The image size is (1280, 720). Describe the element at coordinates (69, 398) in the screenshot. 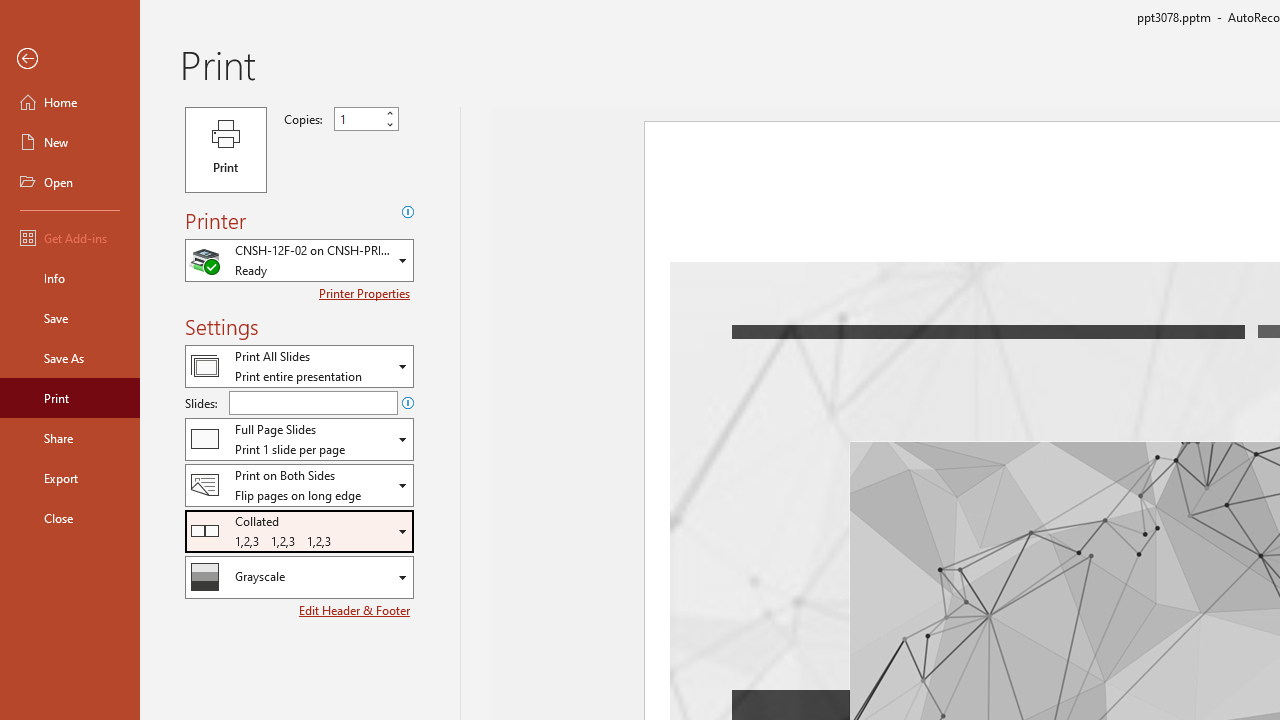

I see `'Print'` at that location.